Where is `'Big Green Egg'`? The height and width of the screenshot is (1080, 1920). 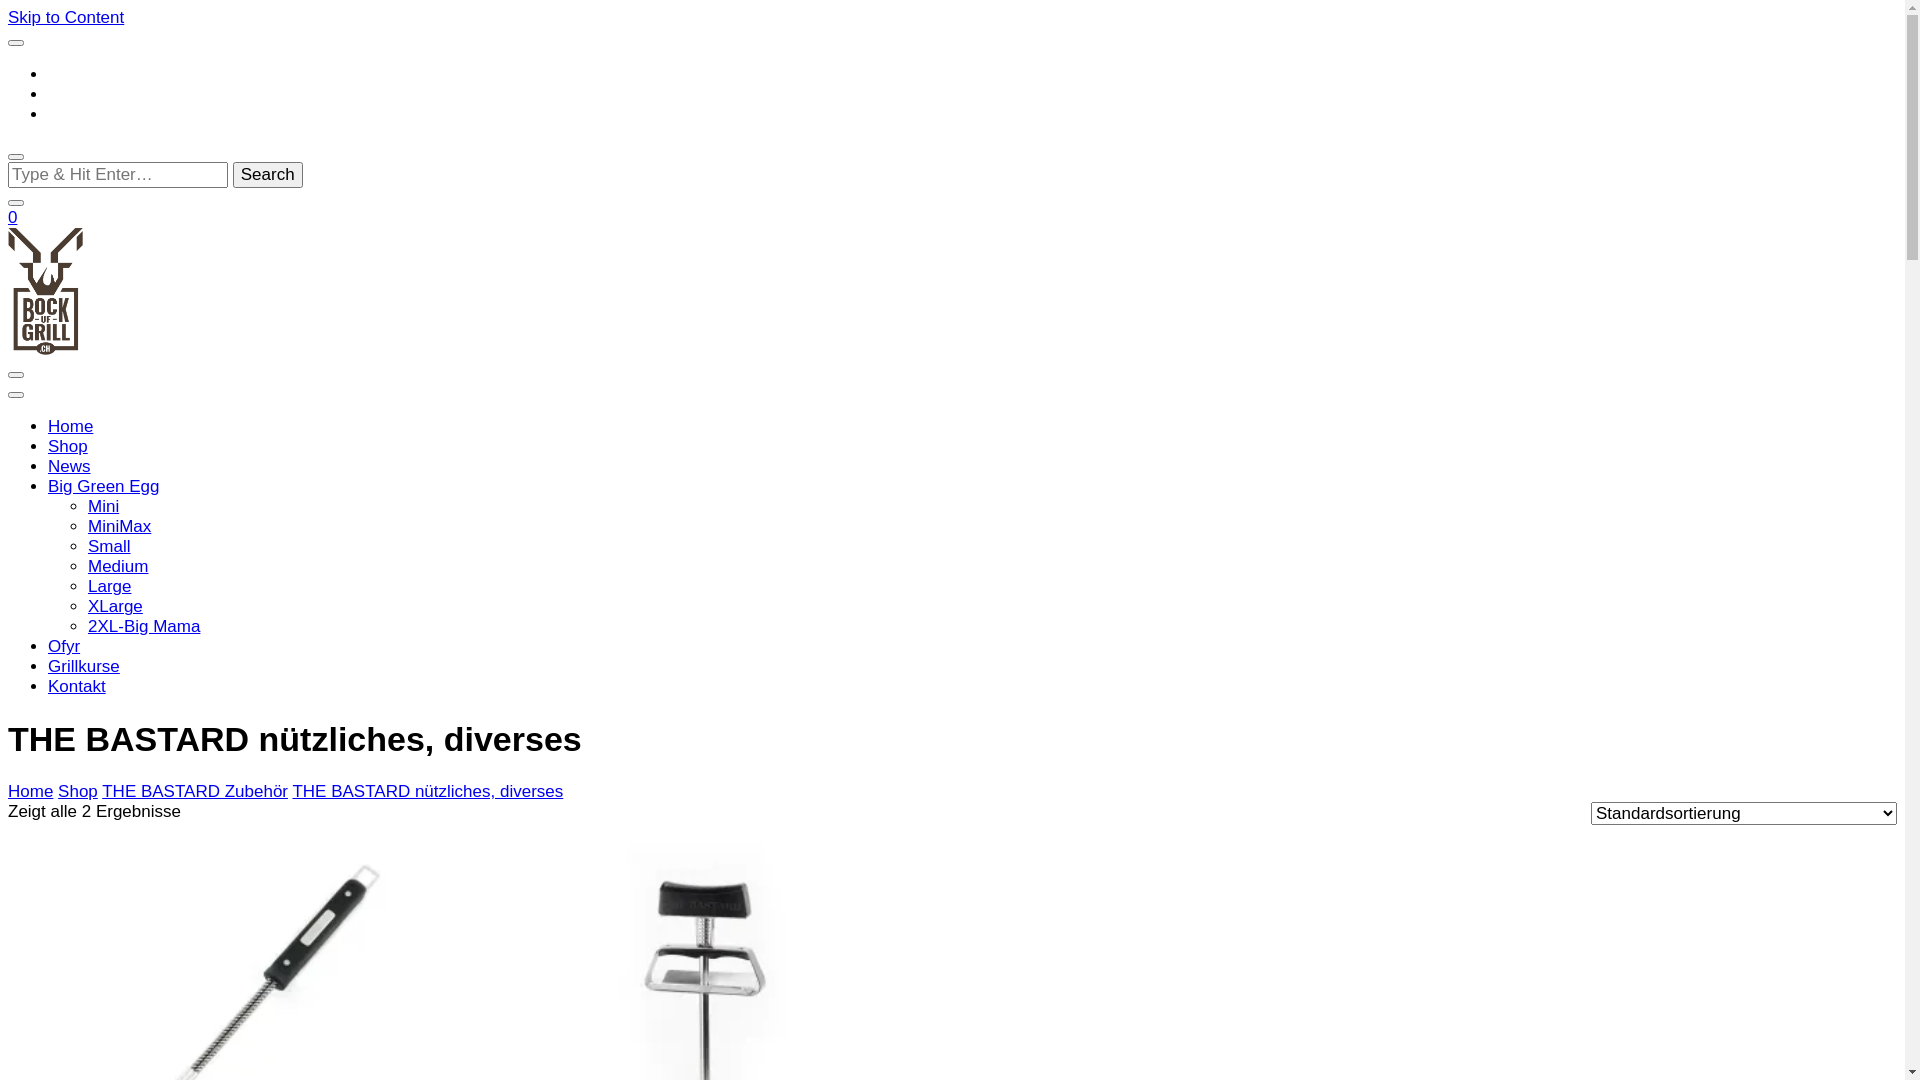
'Big Green Egg' is located at coordinates (103, 486).